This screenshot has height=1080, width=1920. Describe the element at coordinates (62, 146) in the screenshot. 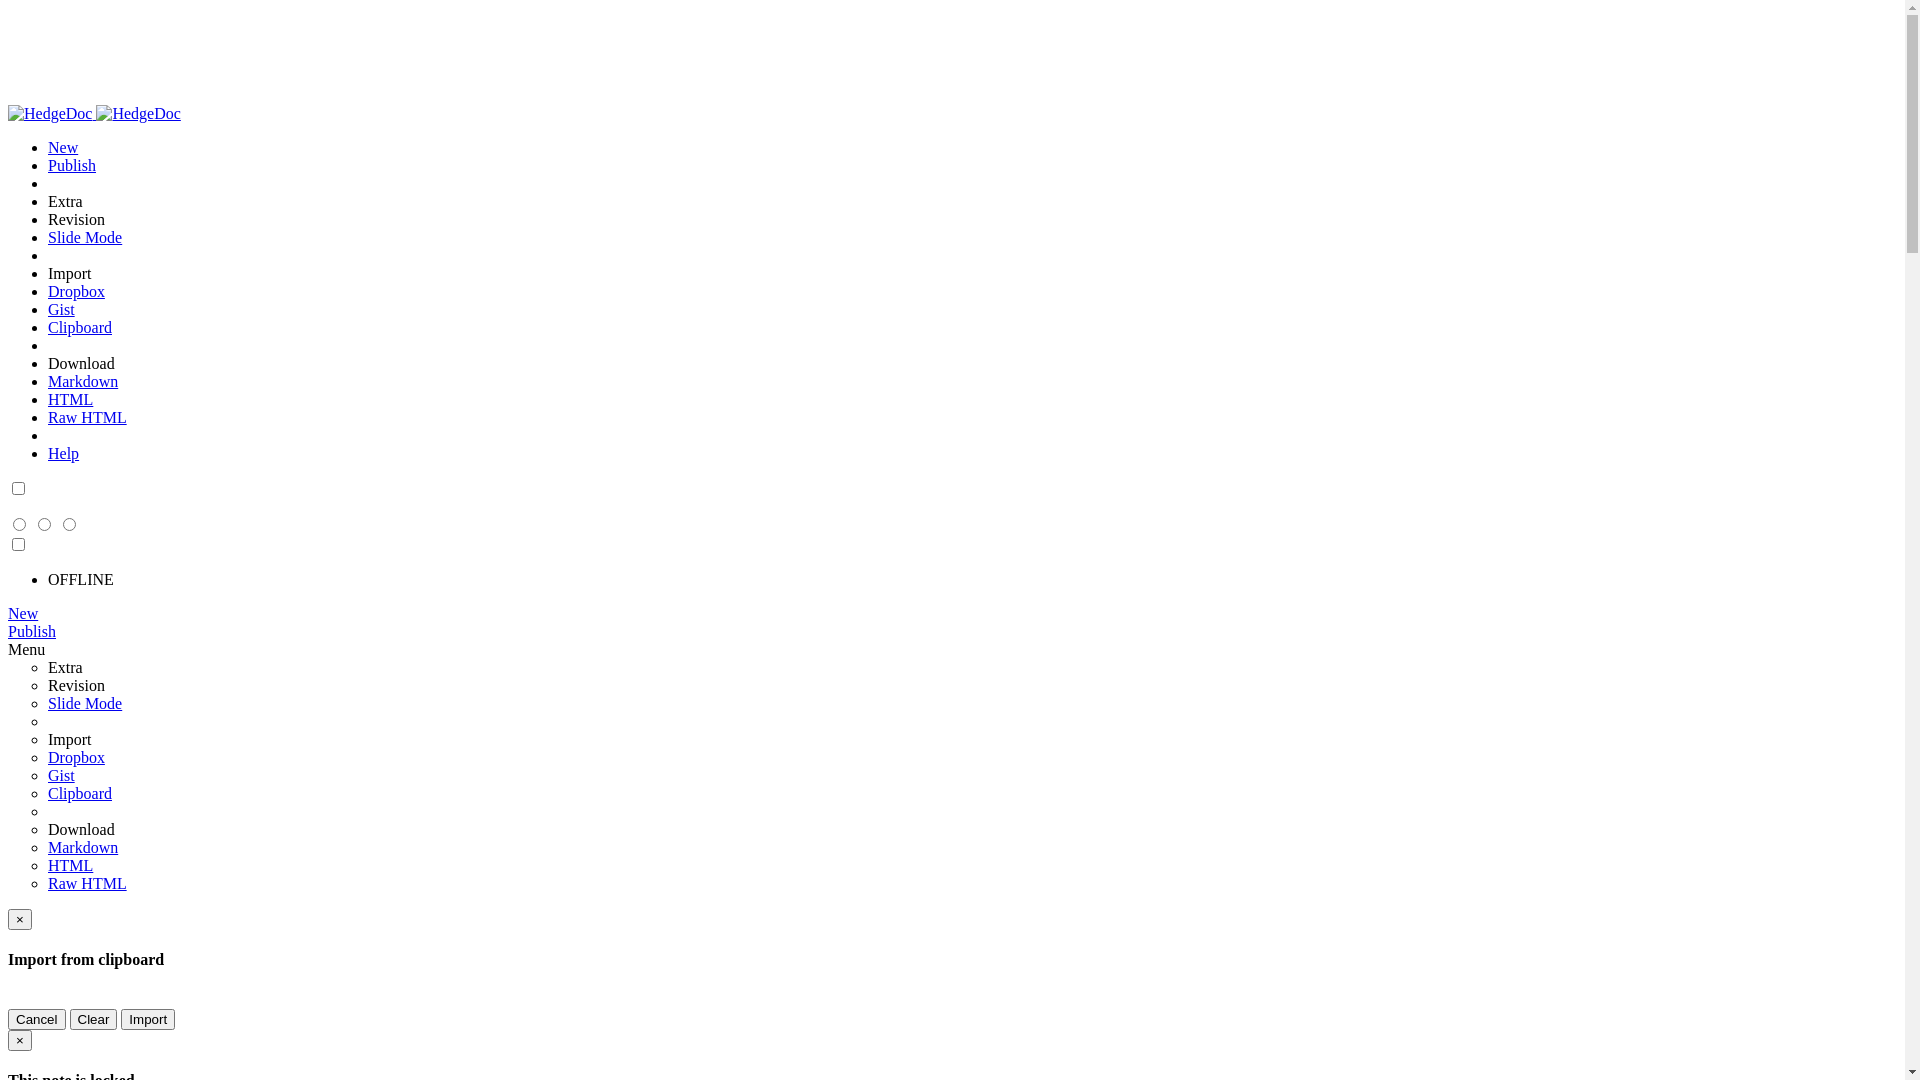

I see `'New'` at that location.